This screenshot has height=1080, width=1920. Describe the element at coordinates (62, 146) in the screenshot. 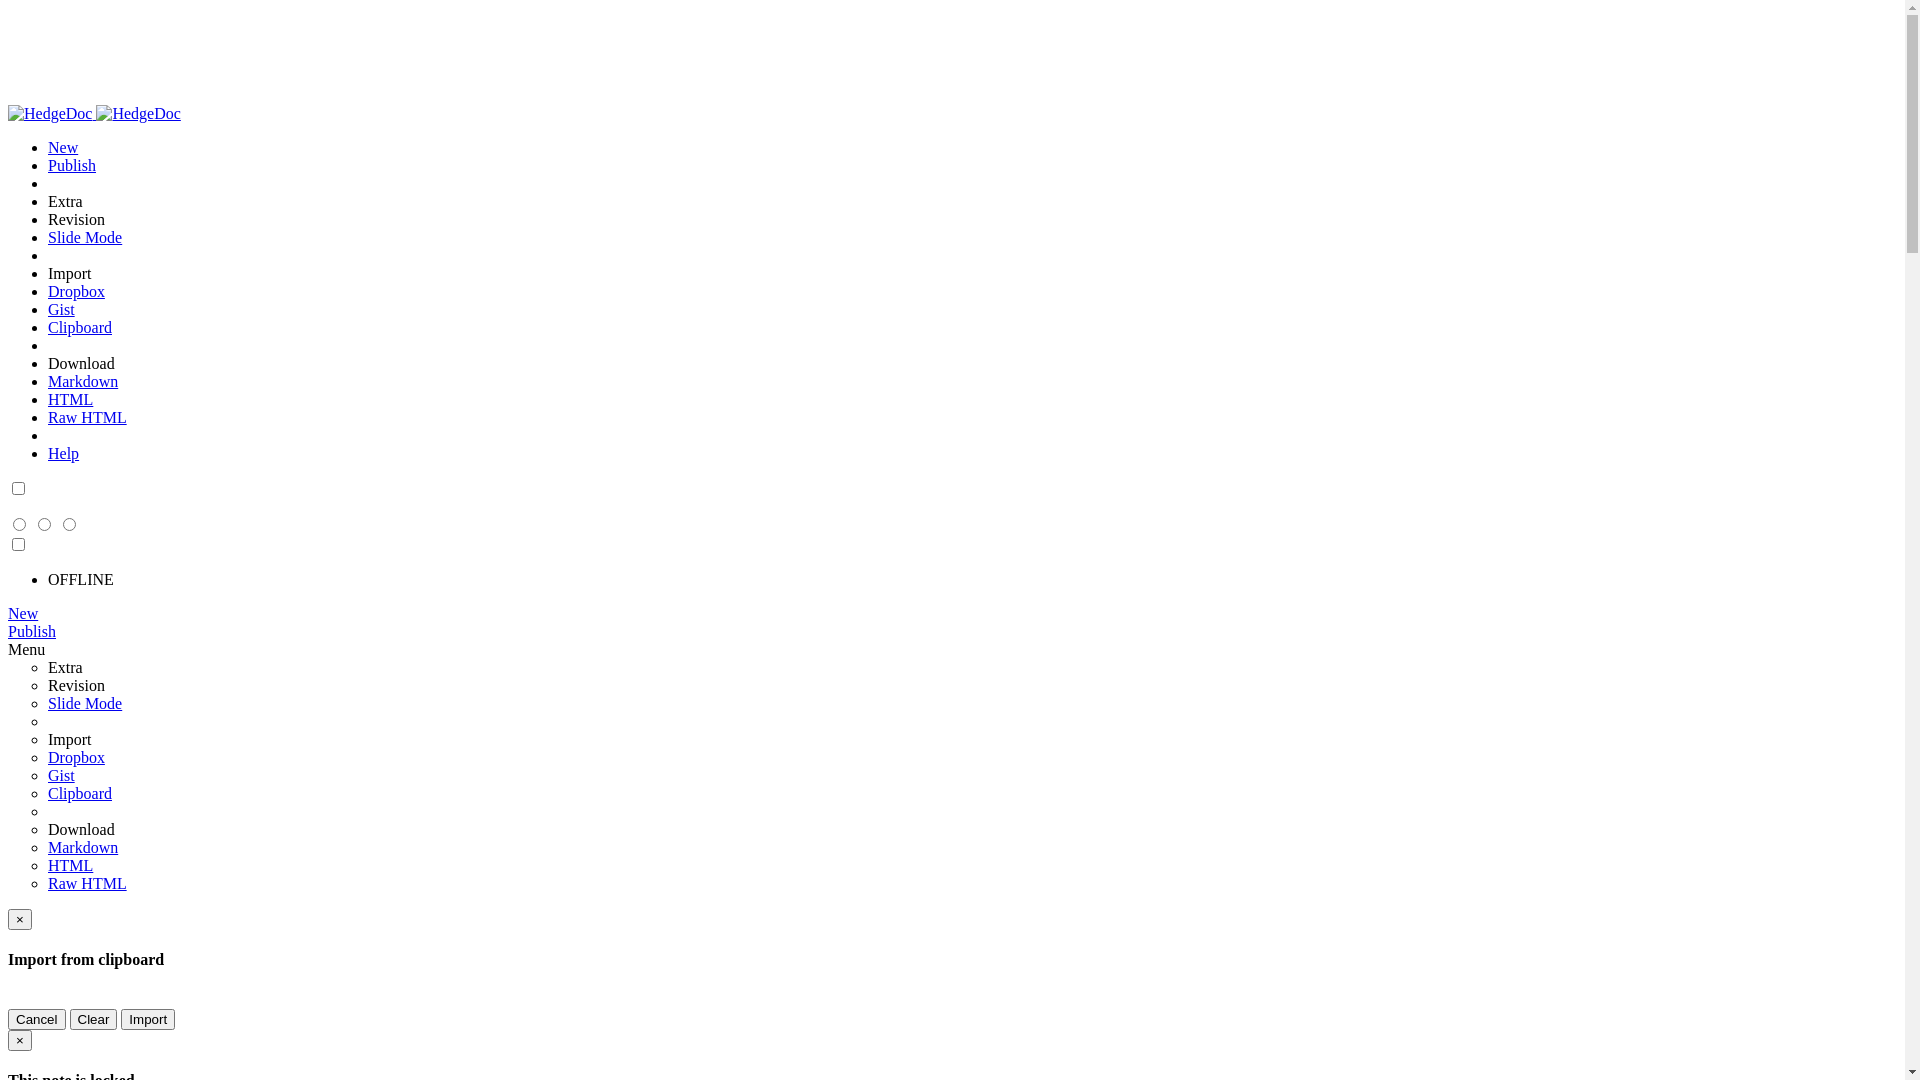

I see `'New'` at that location.